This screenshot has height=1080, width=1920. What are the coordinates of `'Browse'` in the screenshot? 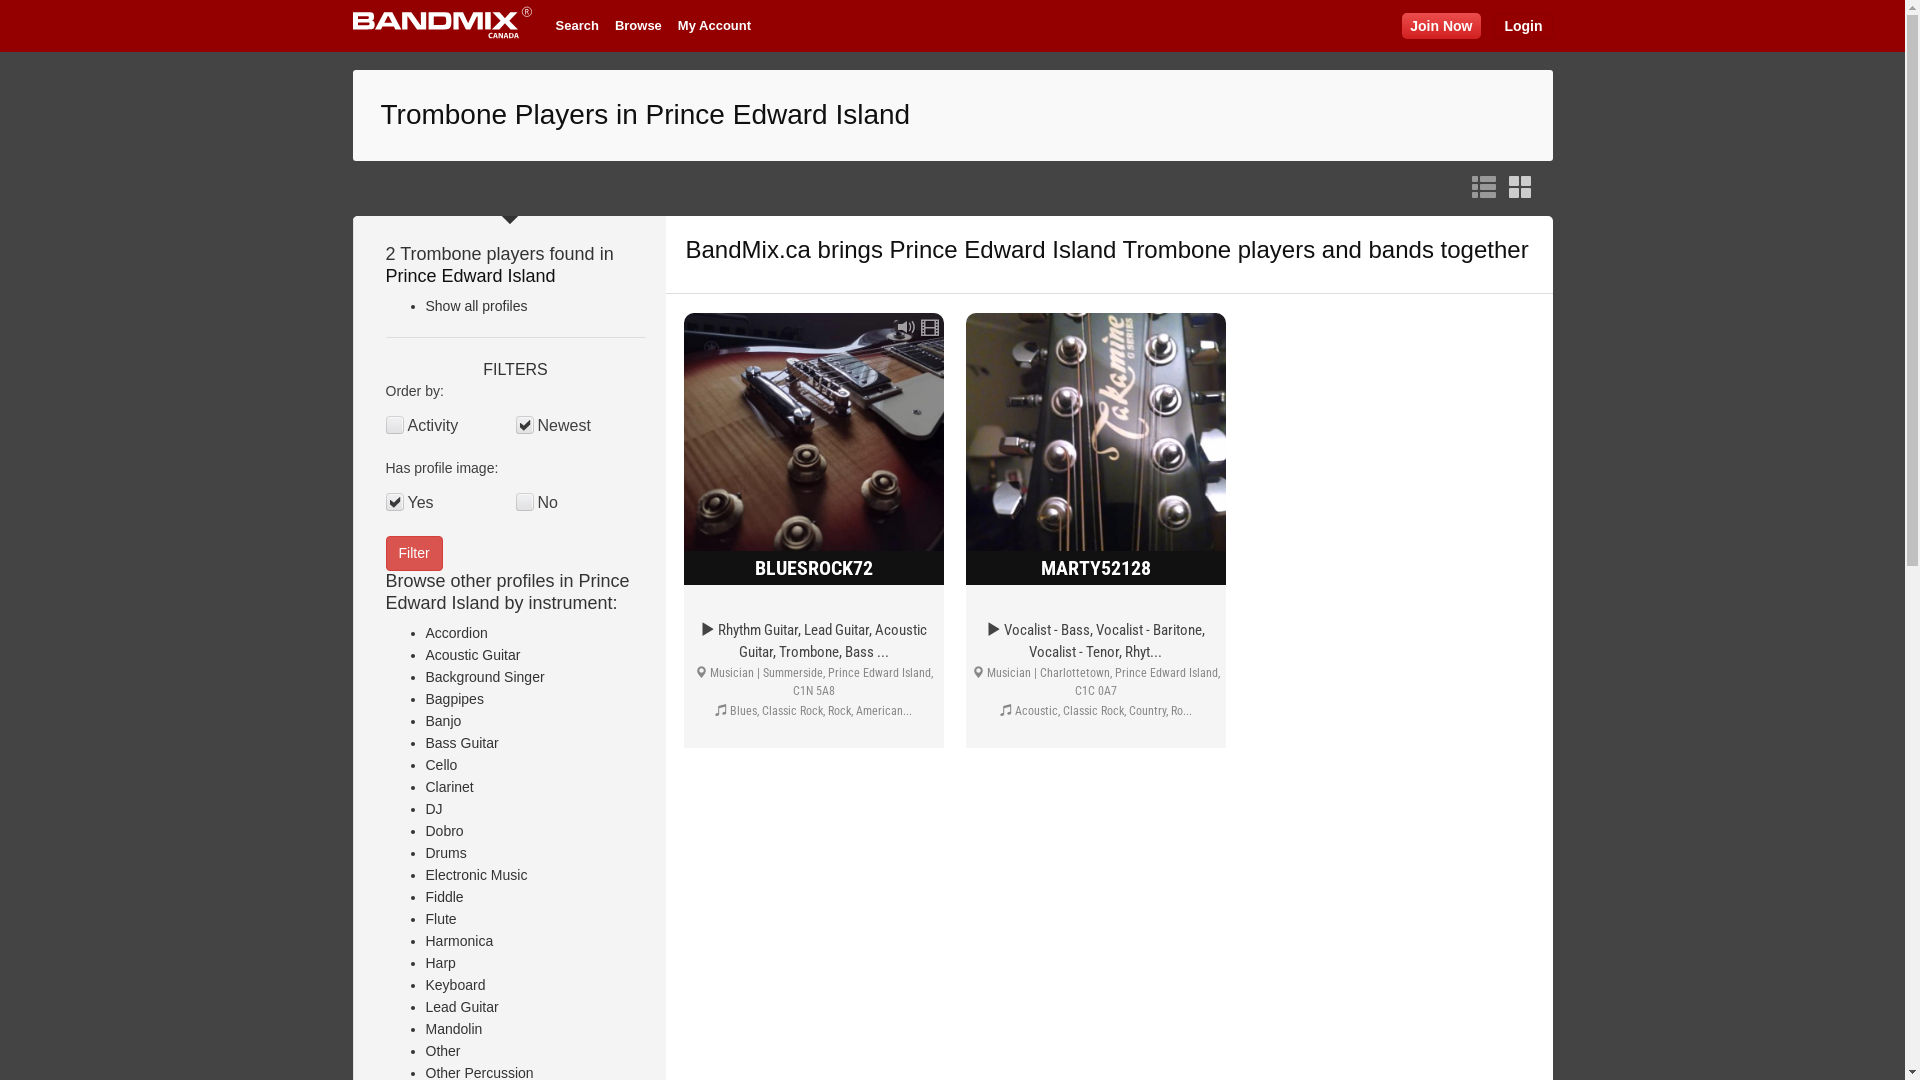 It's located at (637, 26).